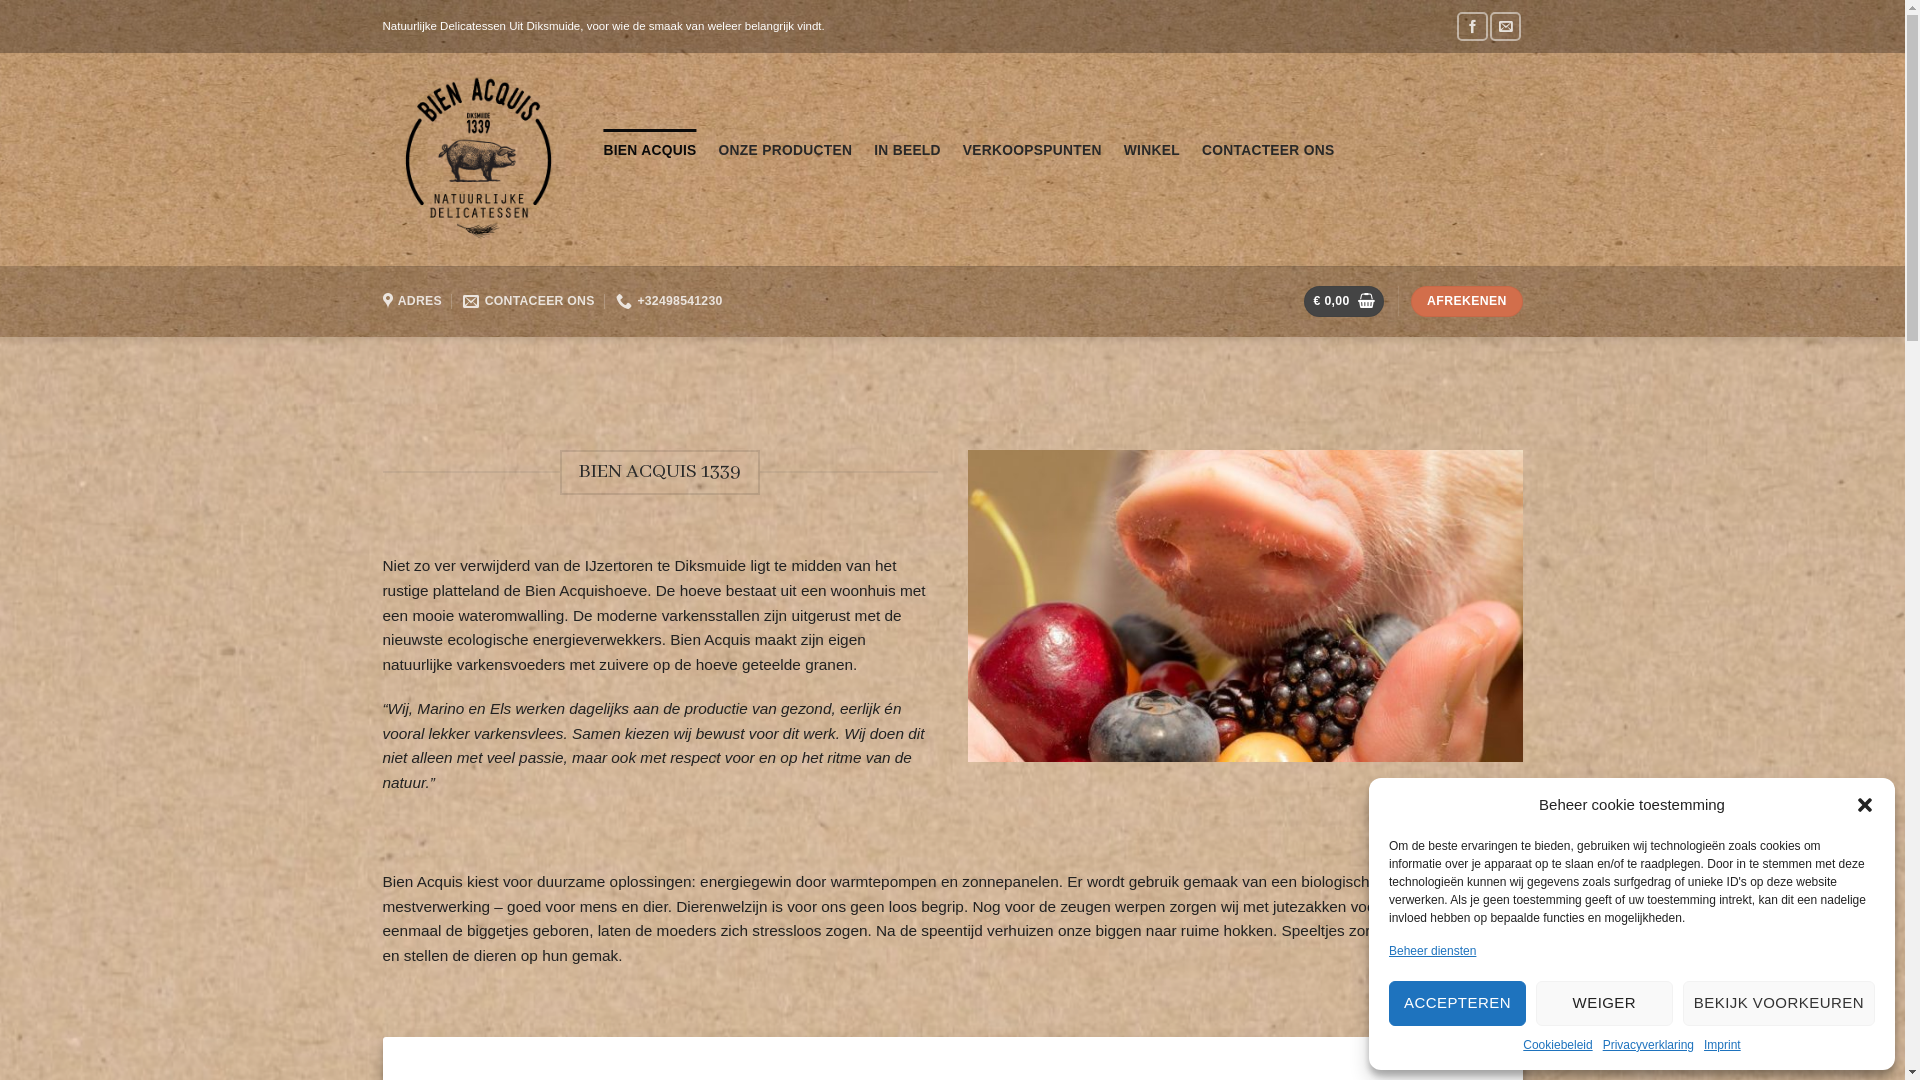 This screenshot has height=1080, width=1920. Describe the element at coordinates (1505, 26) in the screenshot. I see `'Send us an email'` at that location.